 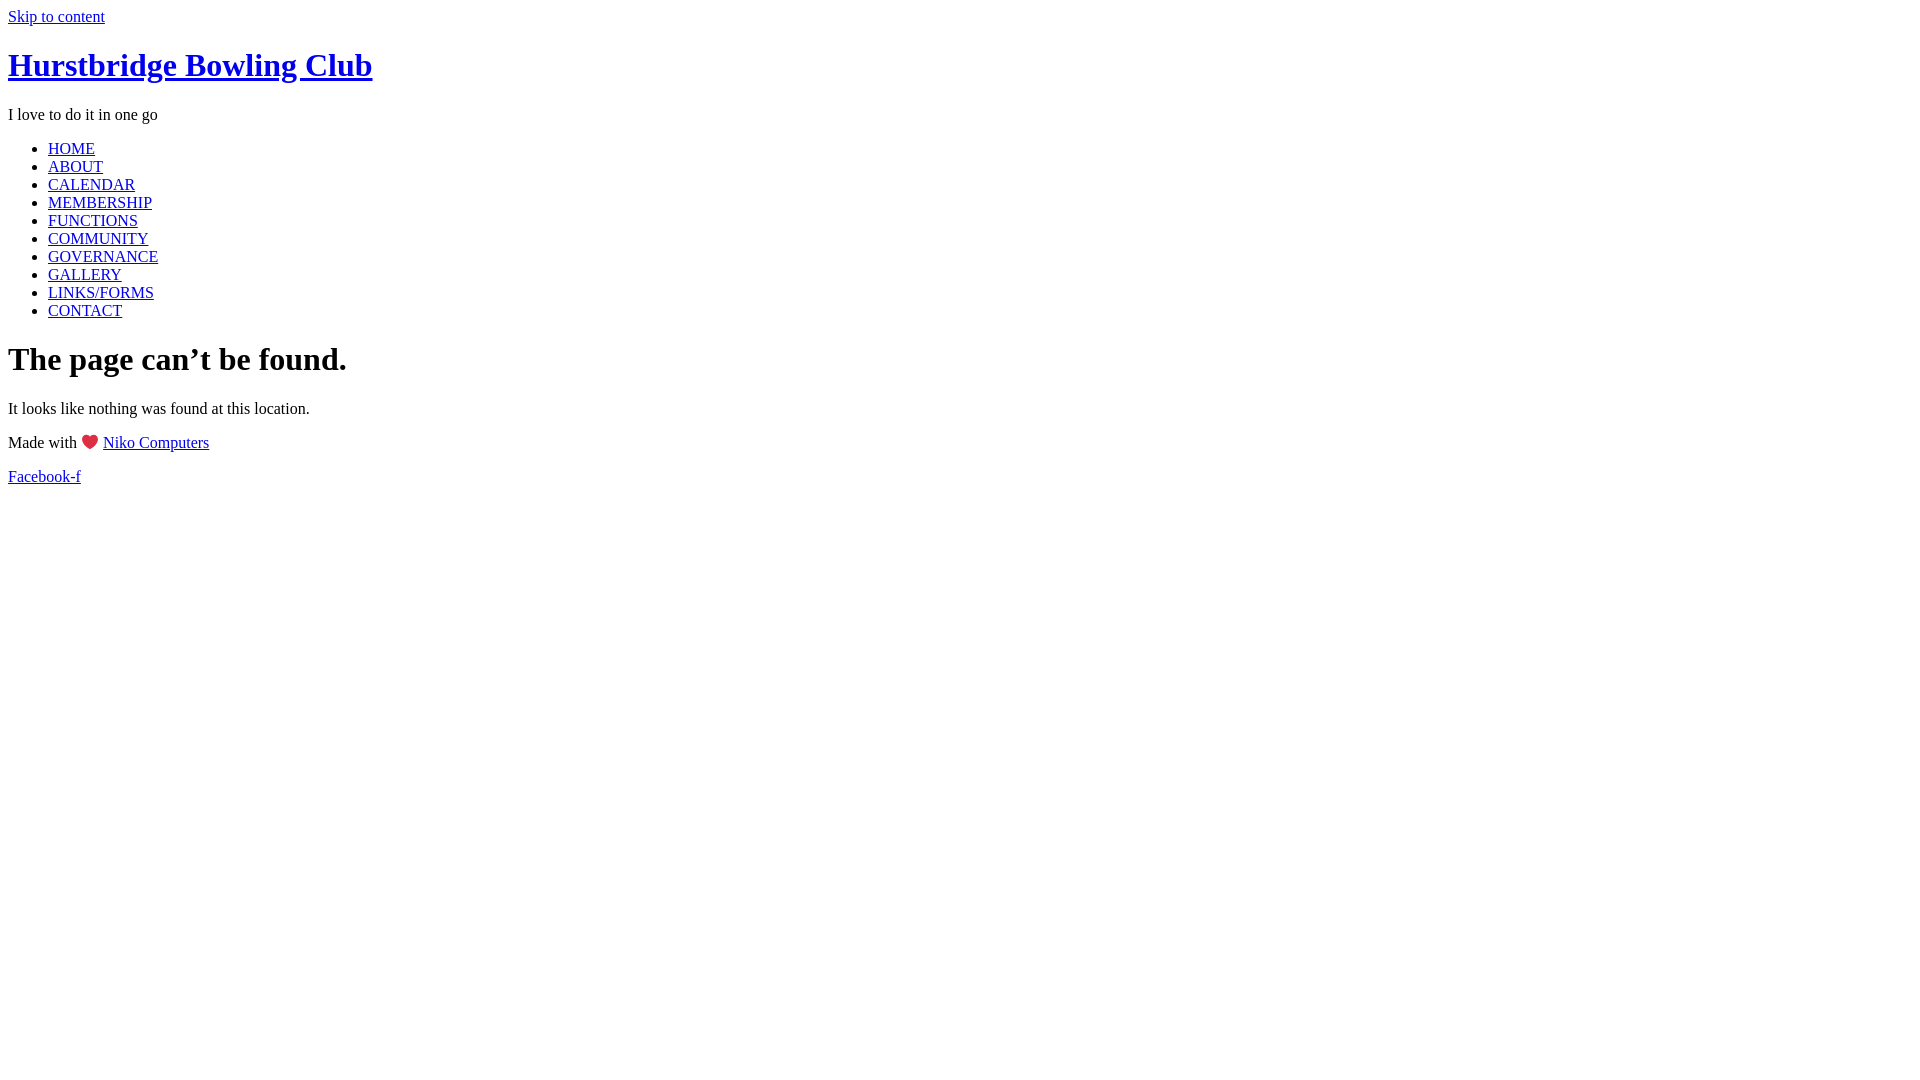 I want to click on 'Skip to content', so click(x=56, y=16).